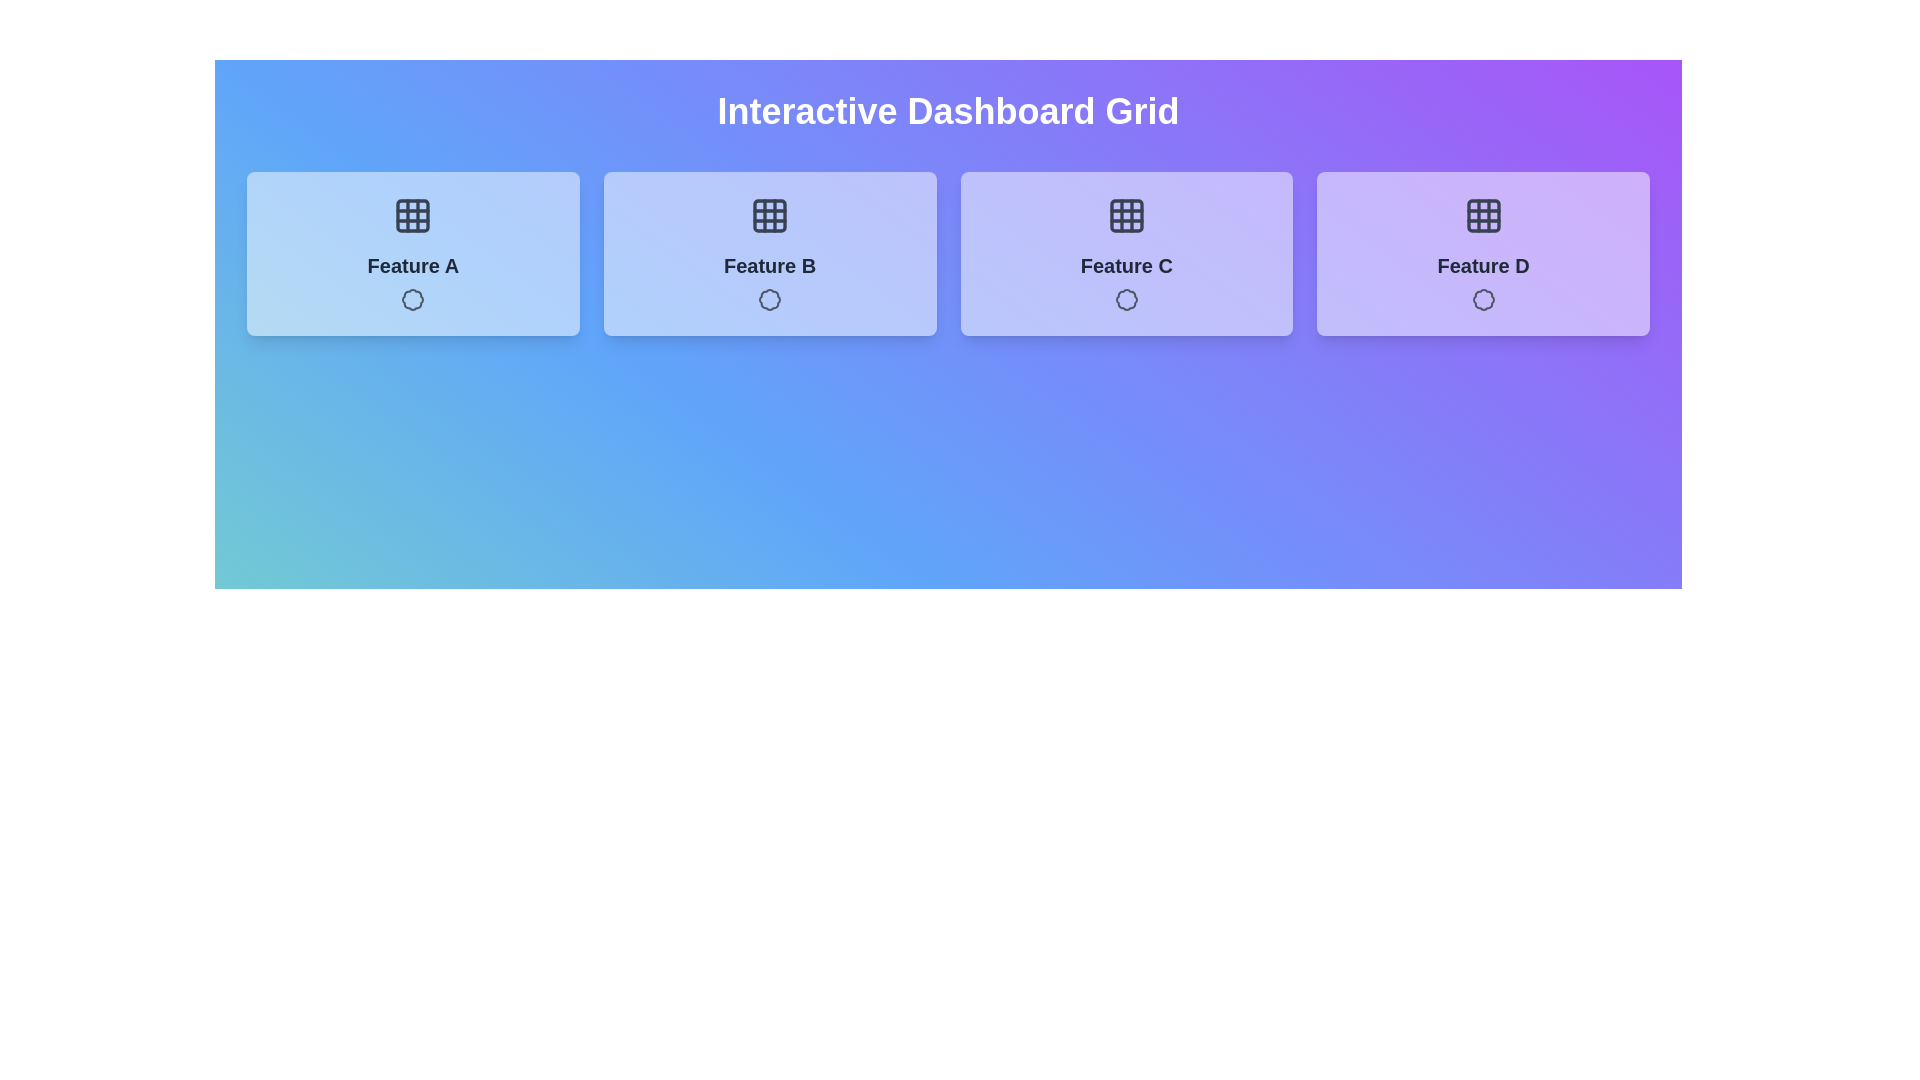 This screenshot has height=1080, width=1920. I want to click on the SVG icon styled as a 3x3 grid of squares, dark gray in color, located inside the card labeled 'Feature D' on the rightmost side of the row, so click(1483, 216).